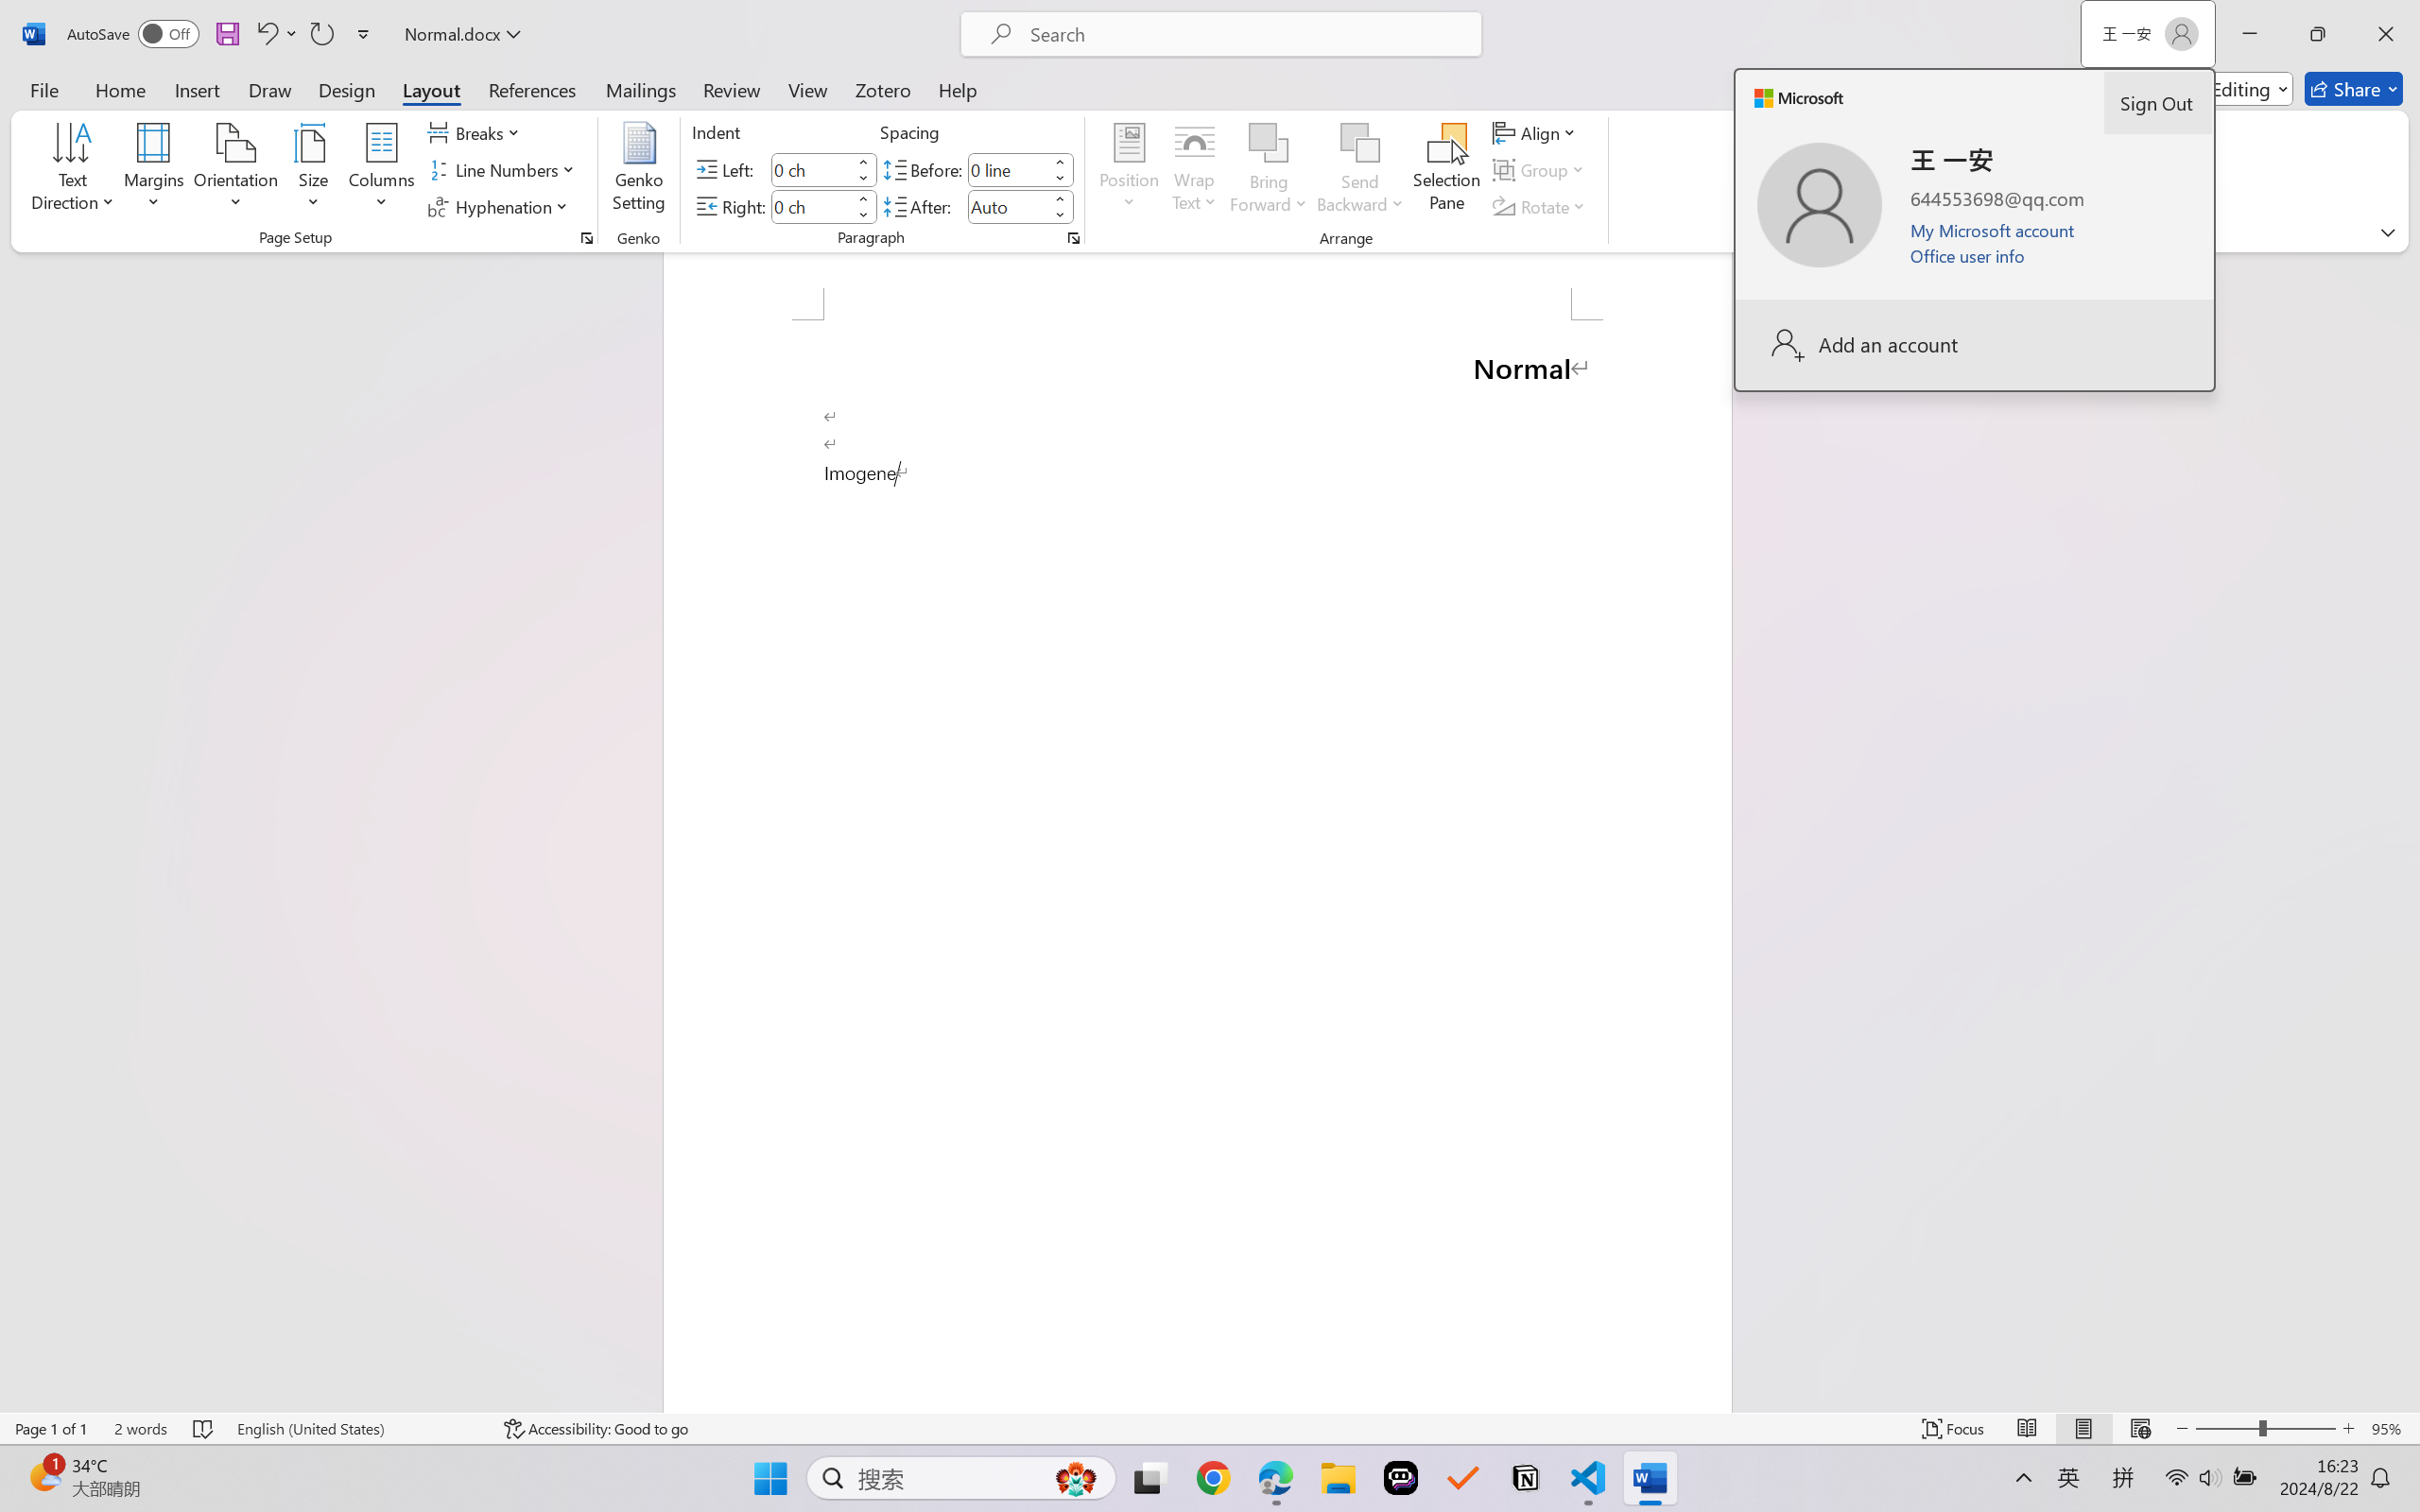  I want to click on 'Page Number Page 1 of 1', so click(52, 1428).